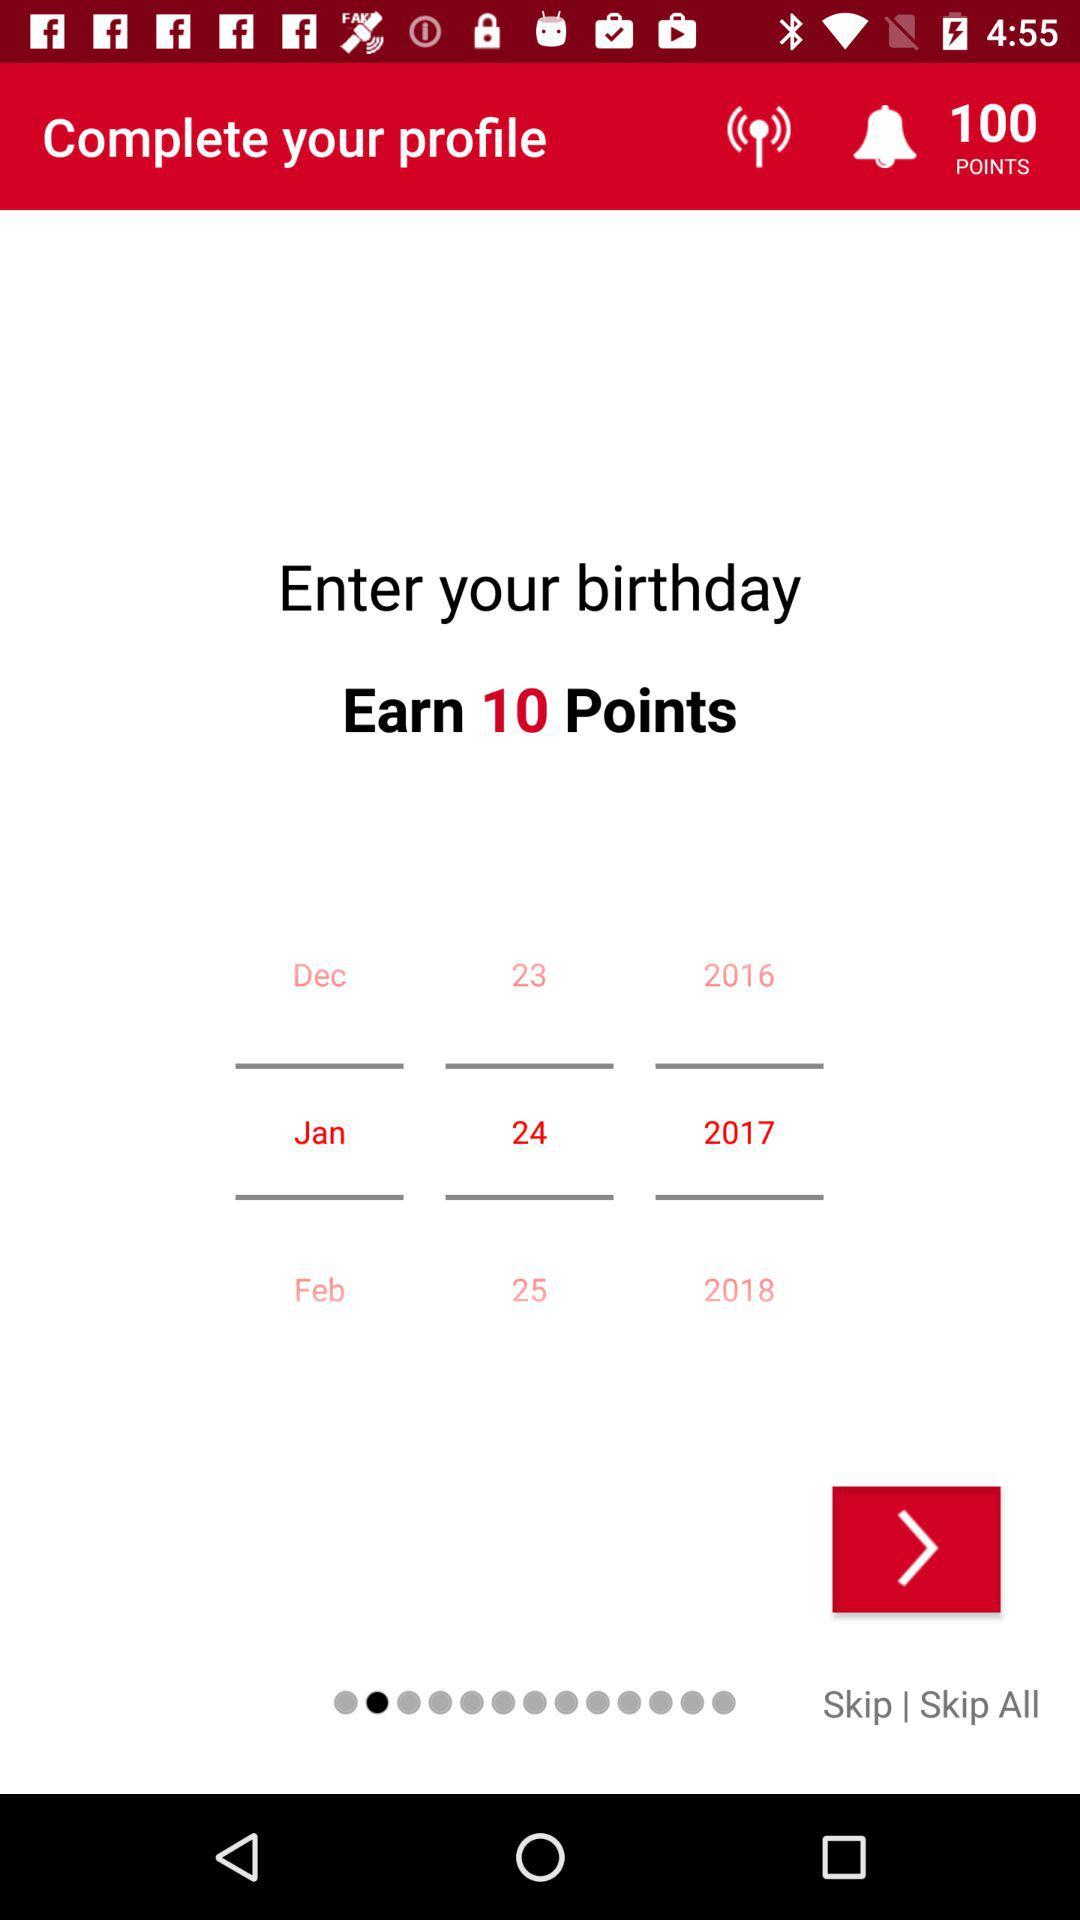 The image size is (1080, 1920). What do you see at coordinates (916, 1548) in the screenshot?
I see `next arrow icon` at bounding box center [916, 1548].